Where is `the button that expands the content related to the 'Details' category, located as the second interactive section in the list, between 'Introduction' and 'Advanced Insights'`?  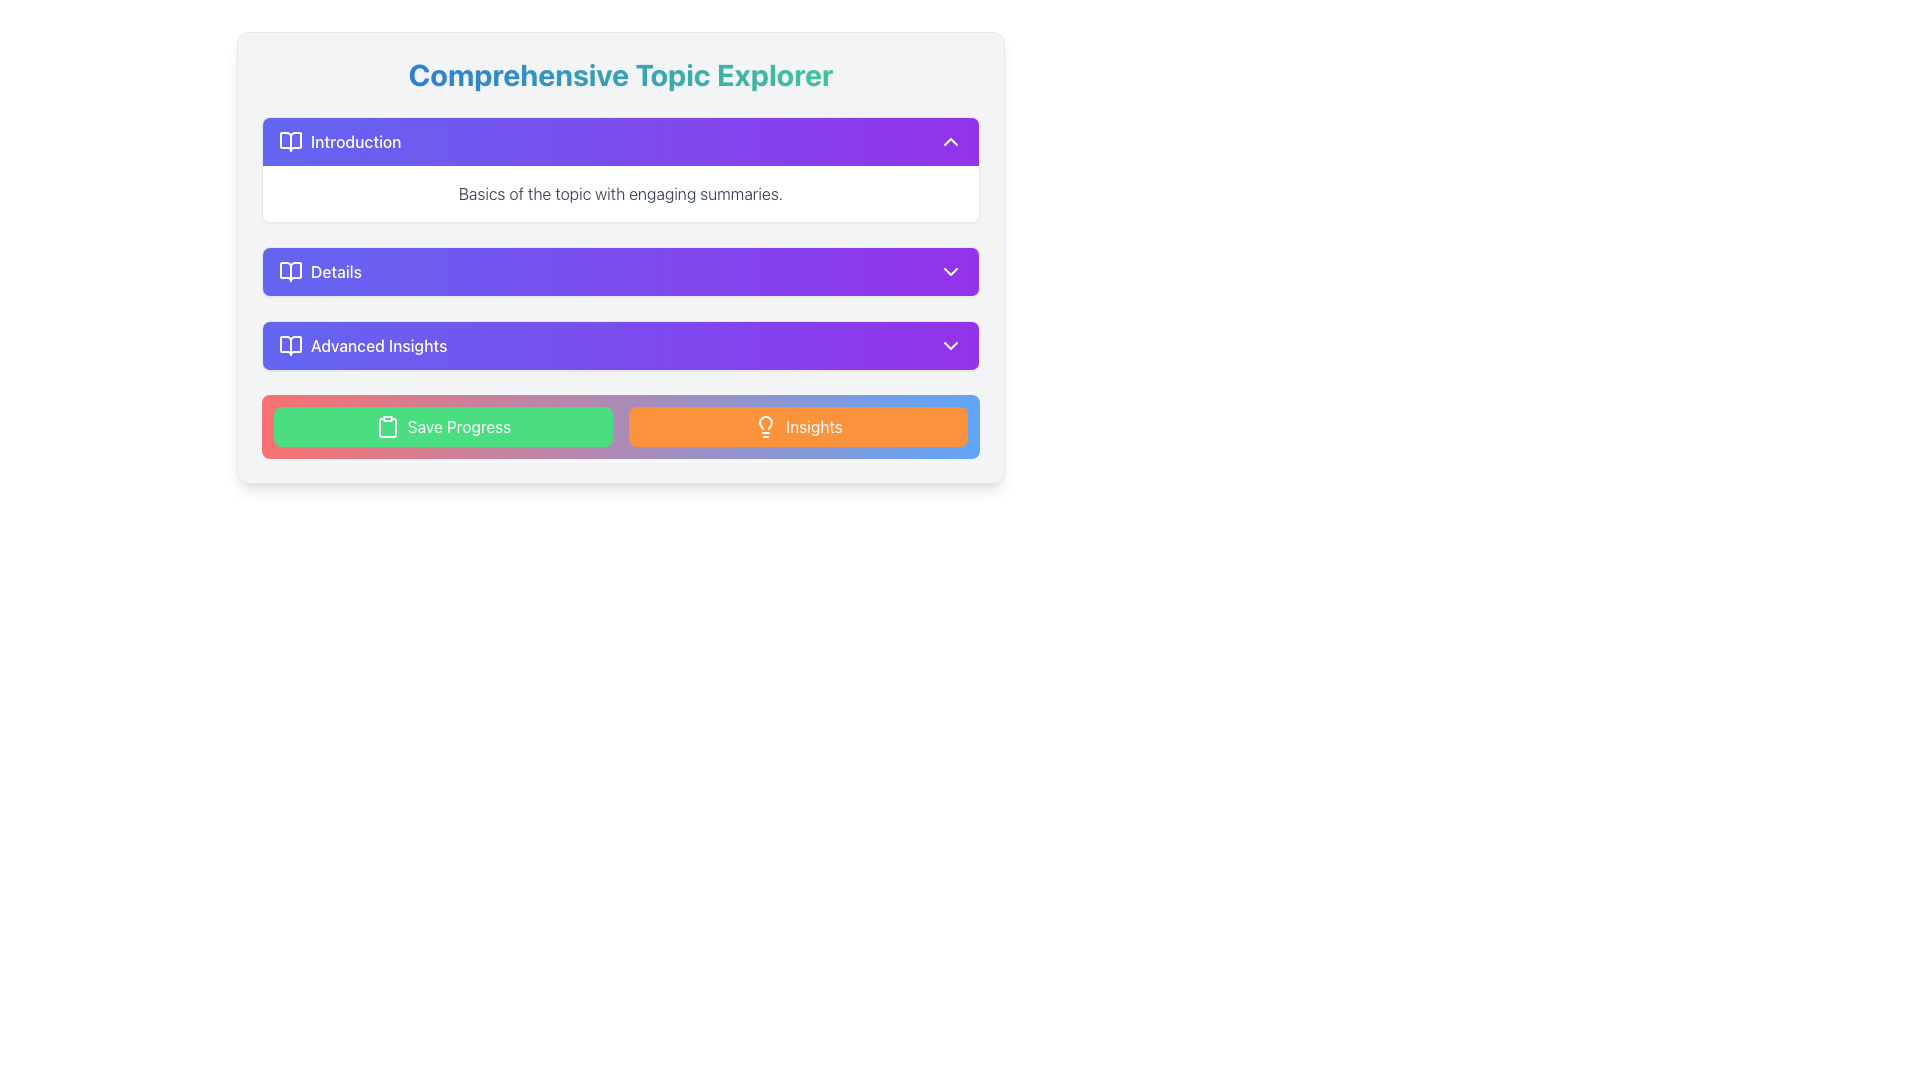
the button that expands the content related to the 'Details' category, located as the second interactive section in the list, between 'Introduction' and 'Advanced Insights' is located at coordinates (619, 257).